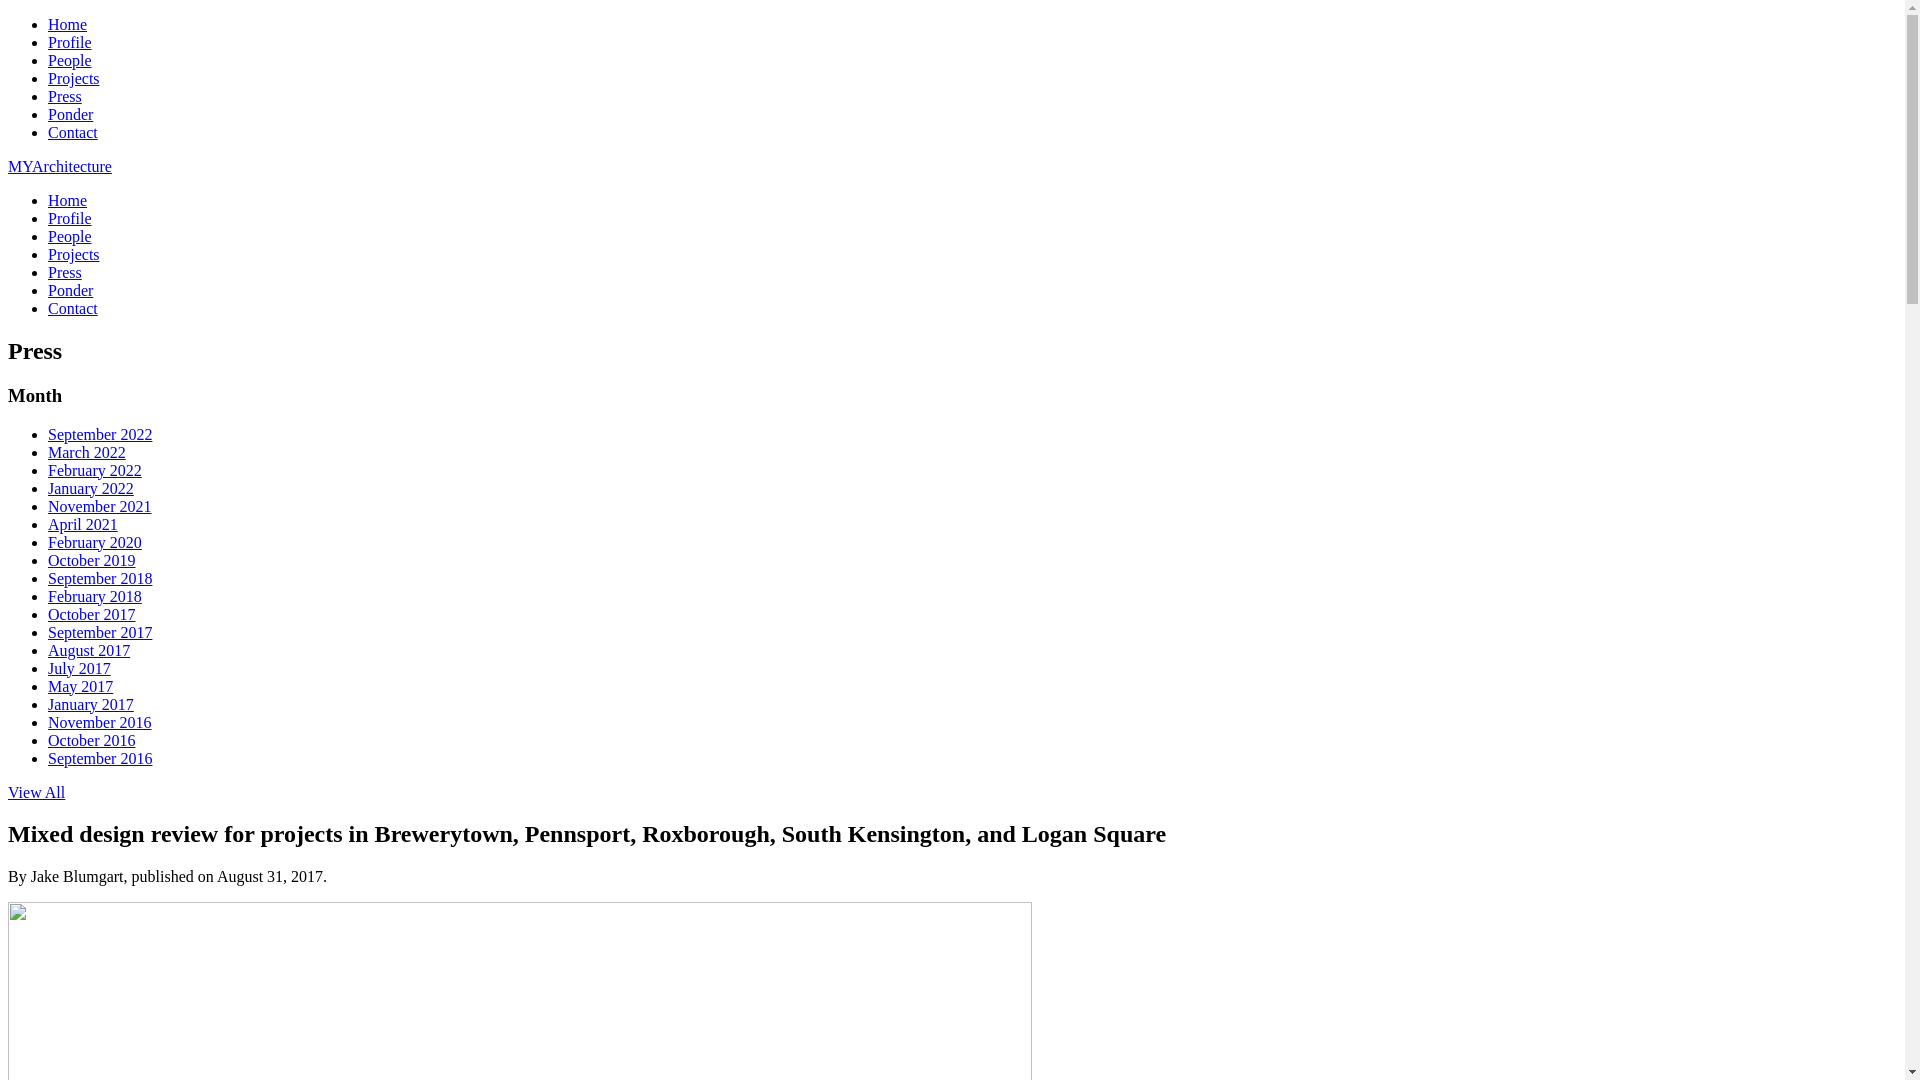 This screenshot has height=1080, width=1920. I want to click on 'November 2016', so click(99, 722).